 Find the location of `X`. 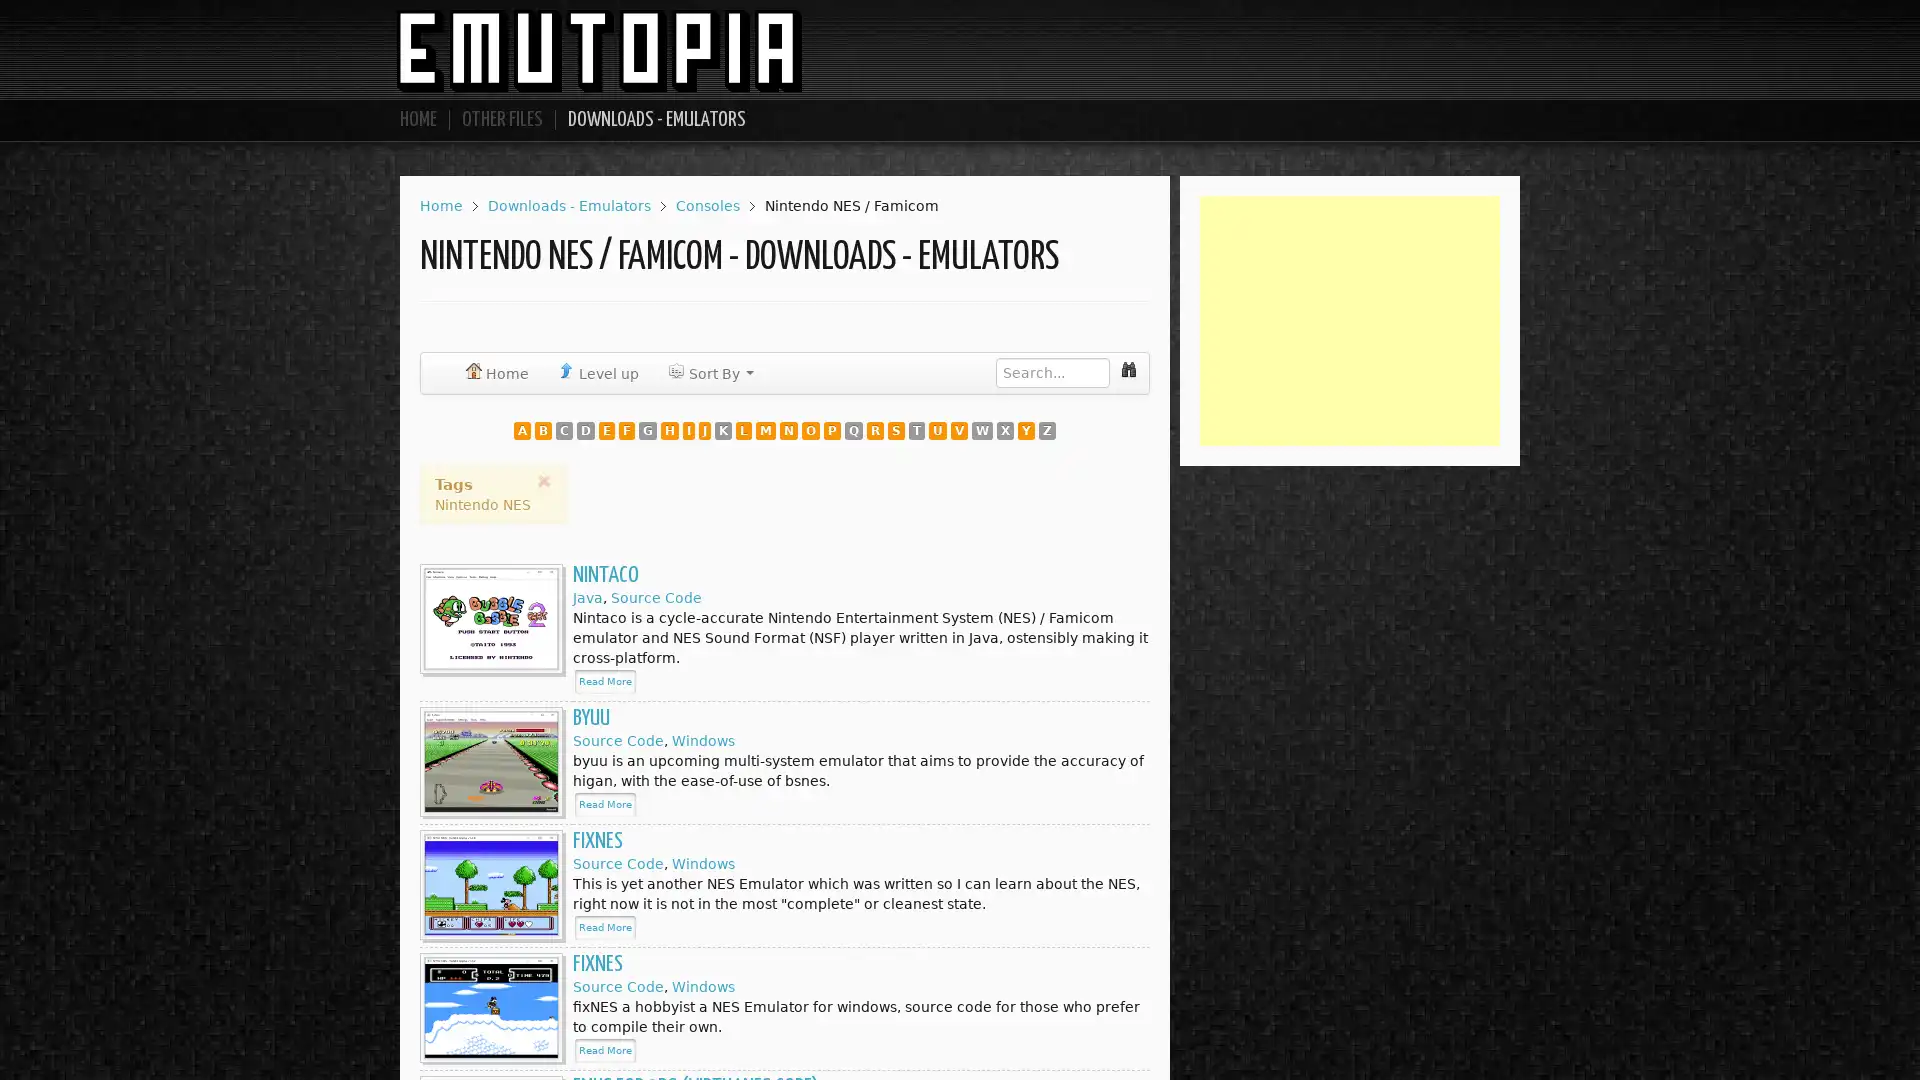

X is located at coordinates (543, 482).